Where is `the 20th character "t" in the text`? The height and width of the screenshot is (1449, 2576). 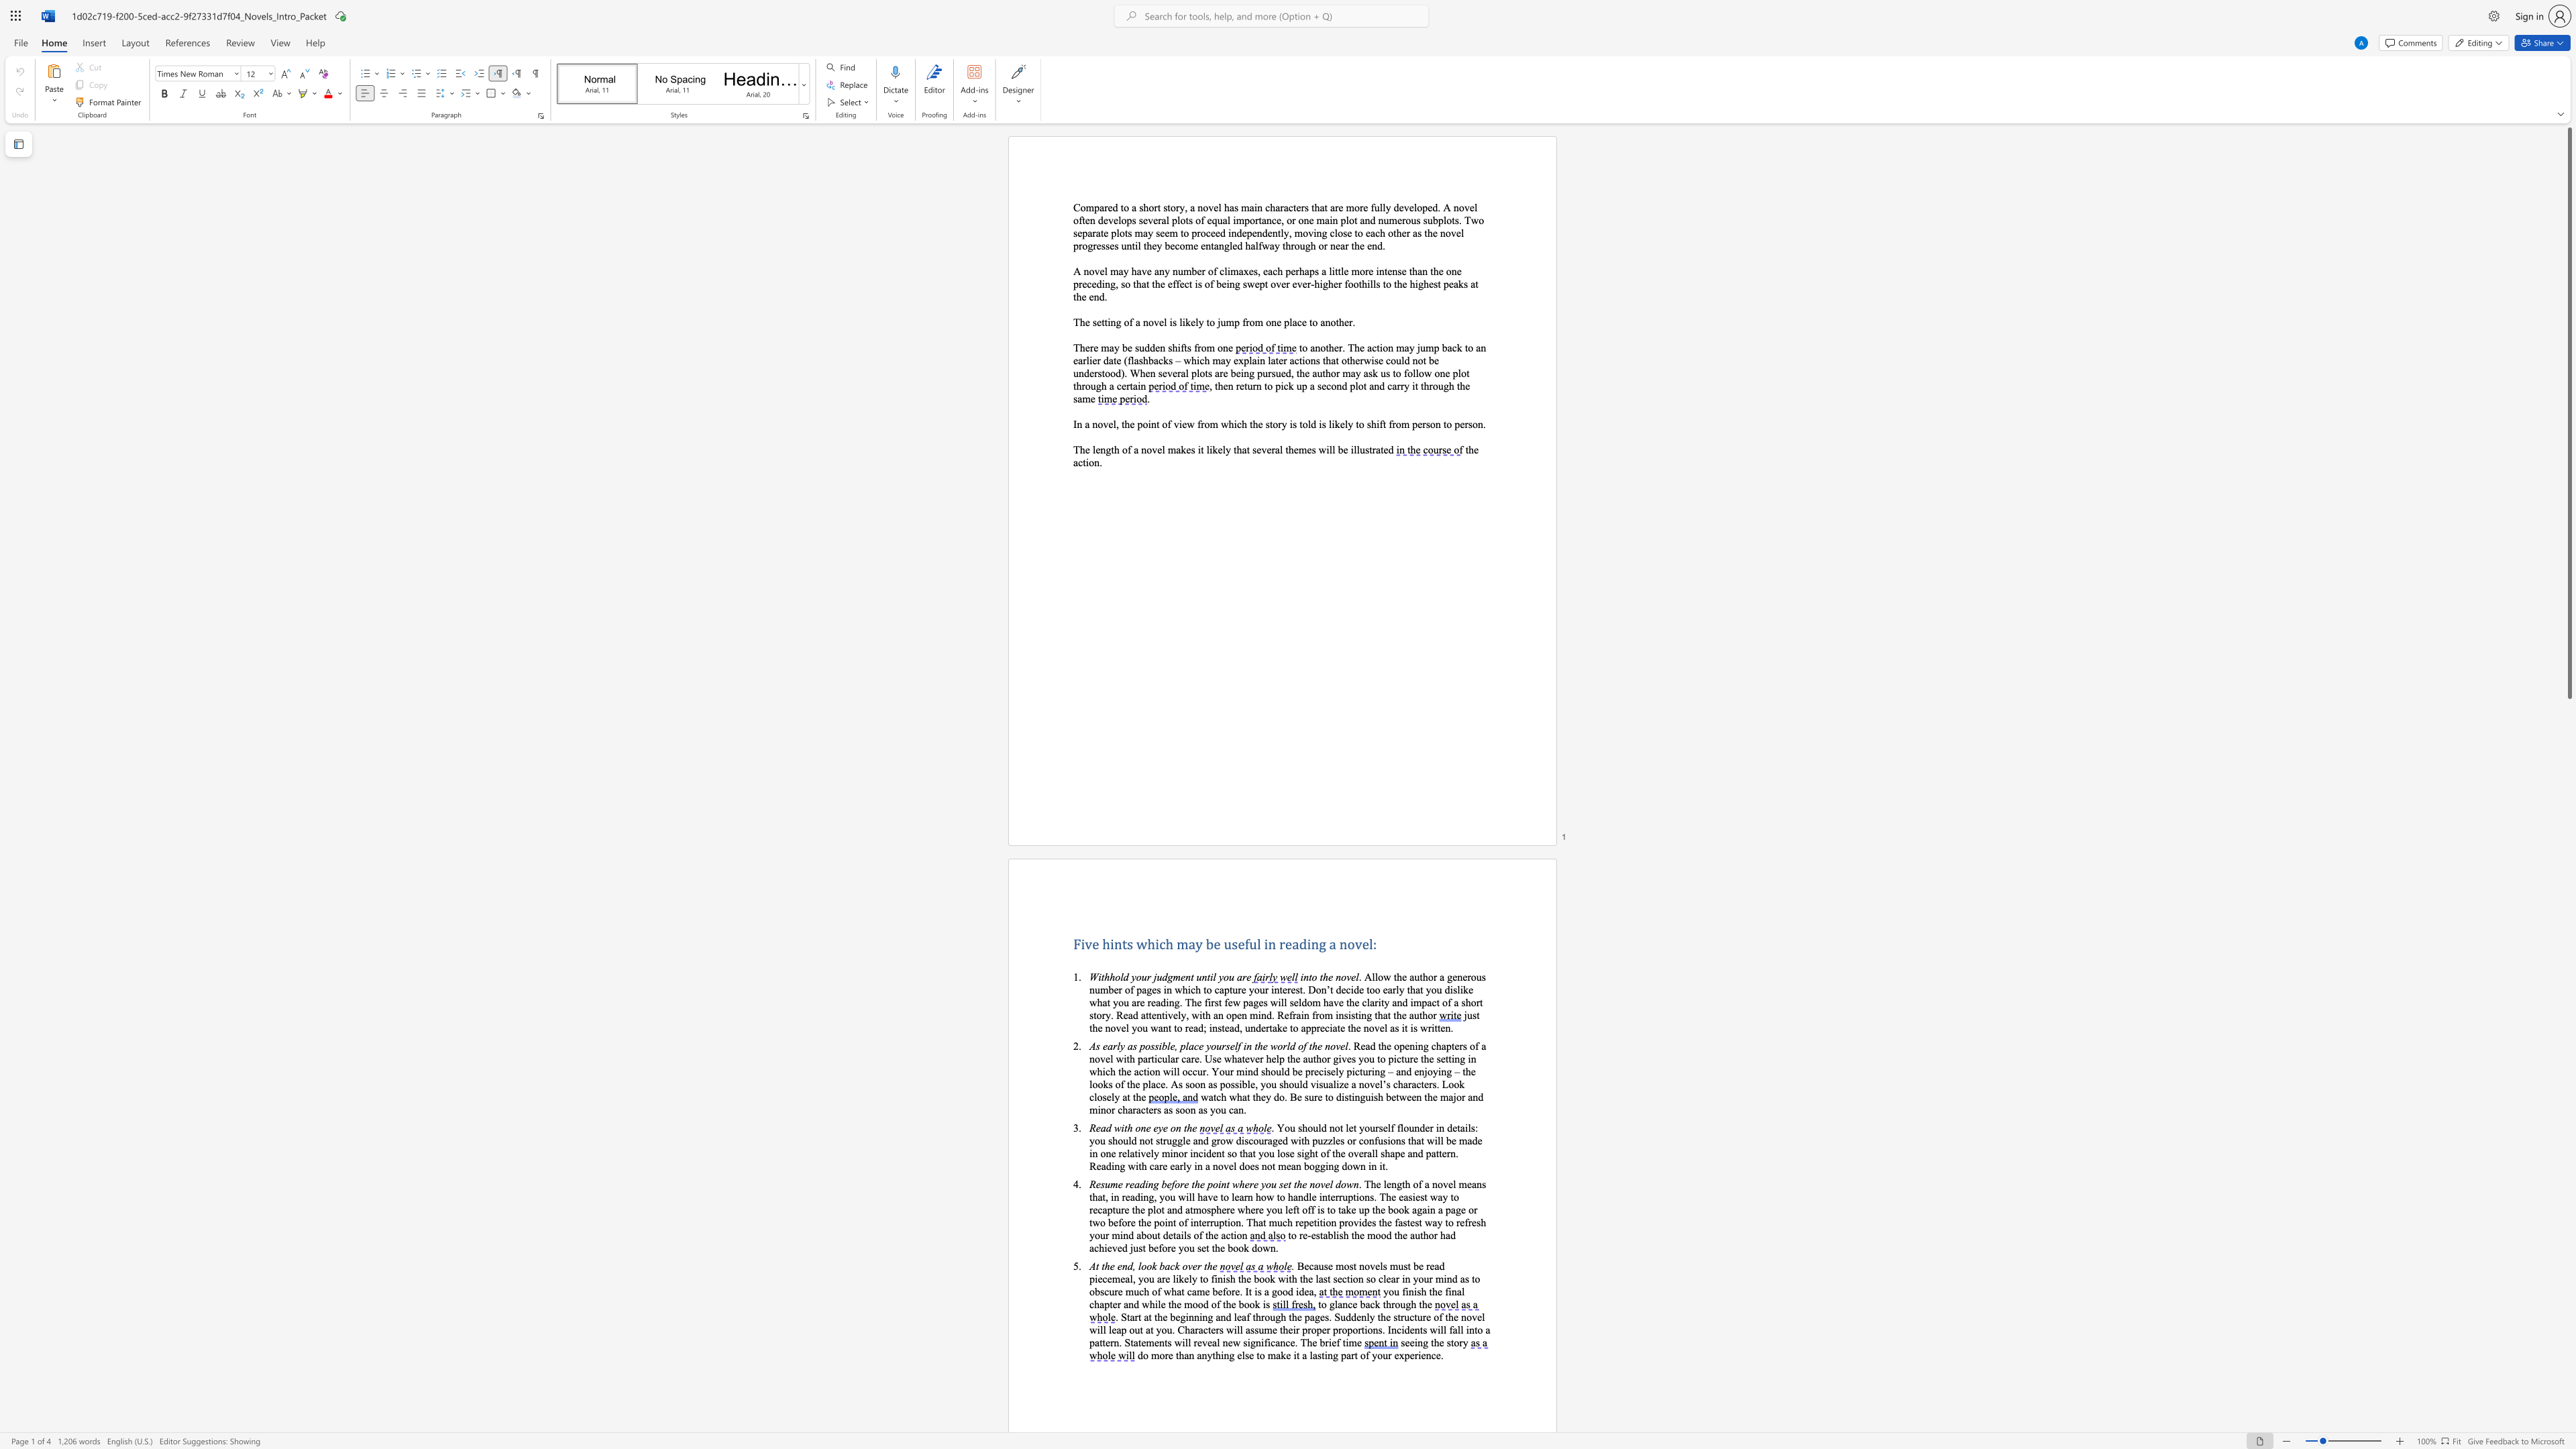 the 20th character "t" in the text is located at coordinates (1133, 1096).